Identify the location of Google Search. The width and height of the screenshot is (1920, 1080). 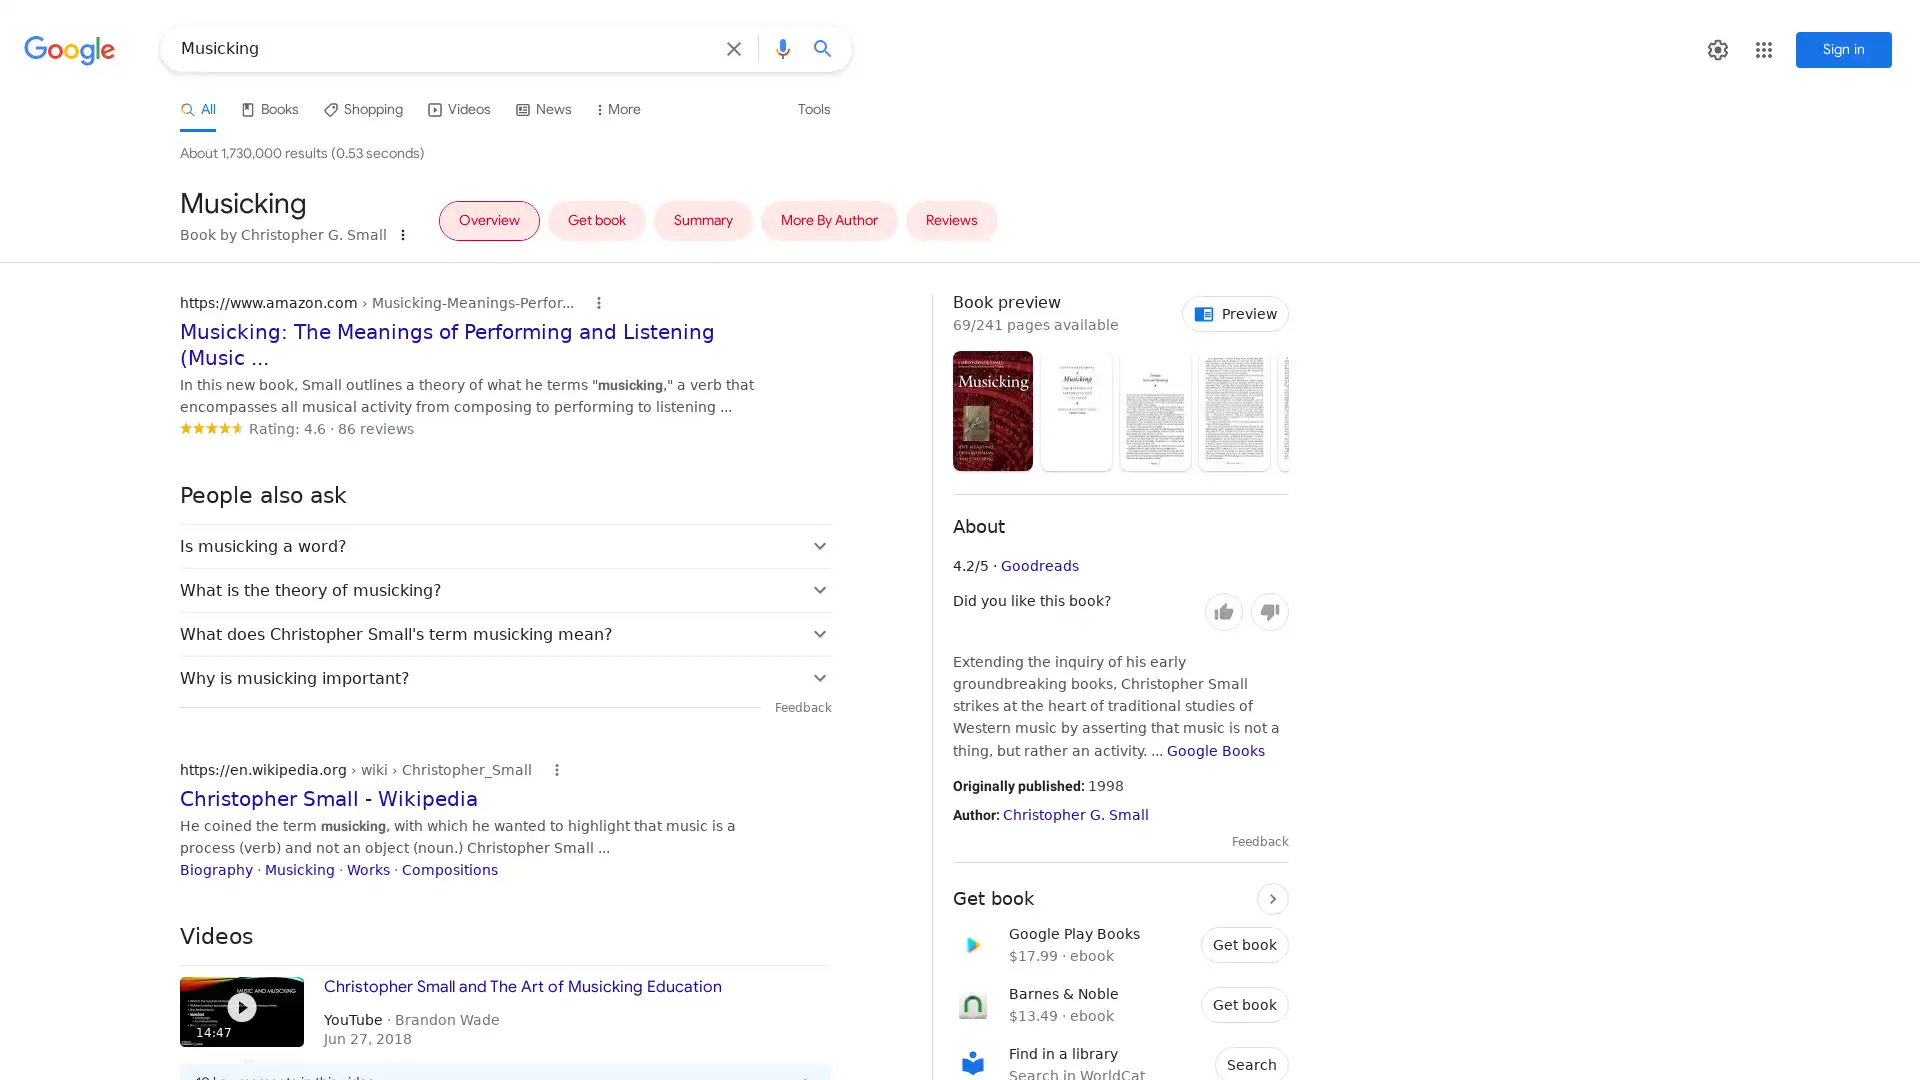
(829, 48).